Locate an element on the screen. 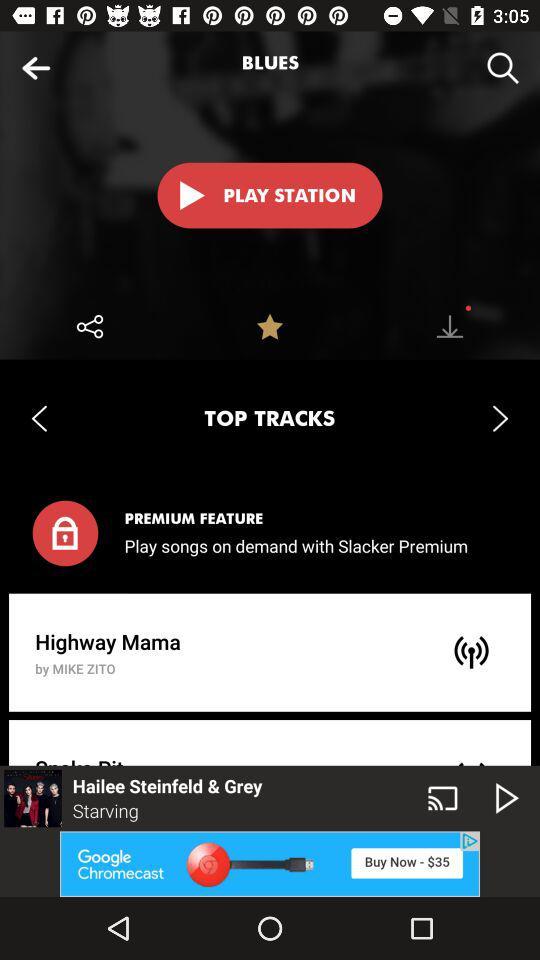 The width and height of the screenshot is (540, 960). the play icon is located at coordinates (507, 798).